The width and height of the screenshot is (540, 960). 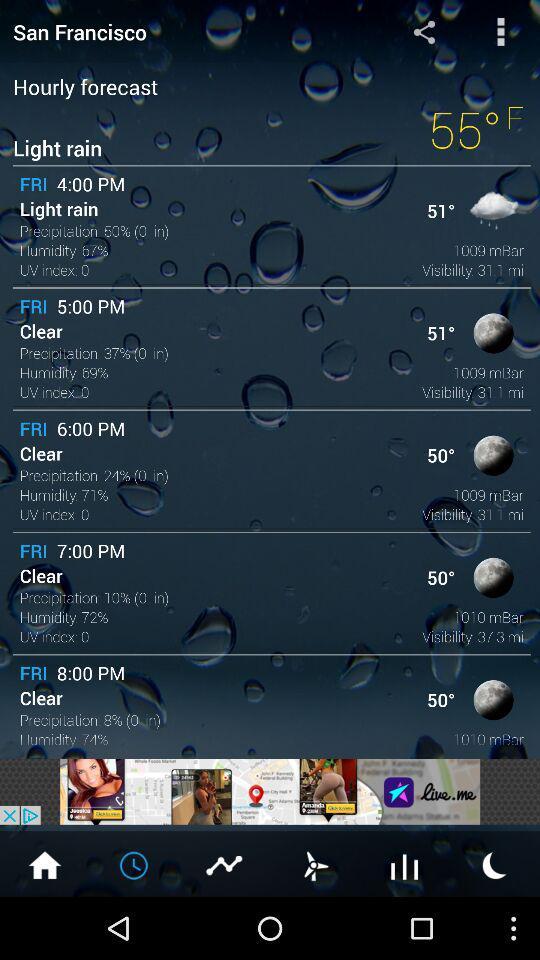 I want to click on more options, so click(x=500, y=30).